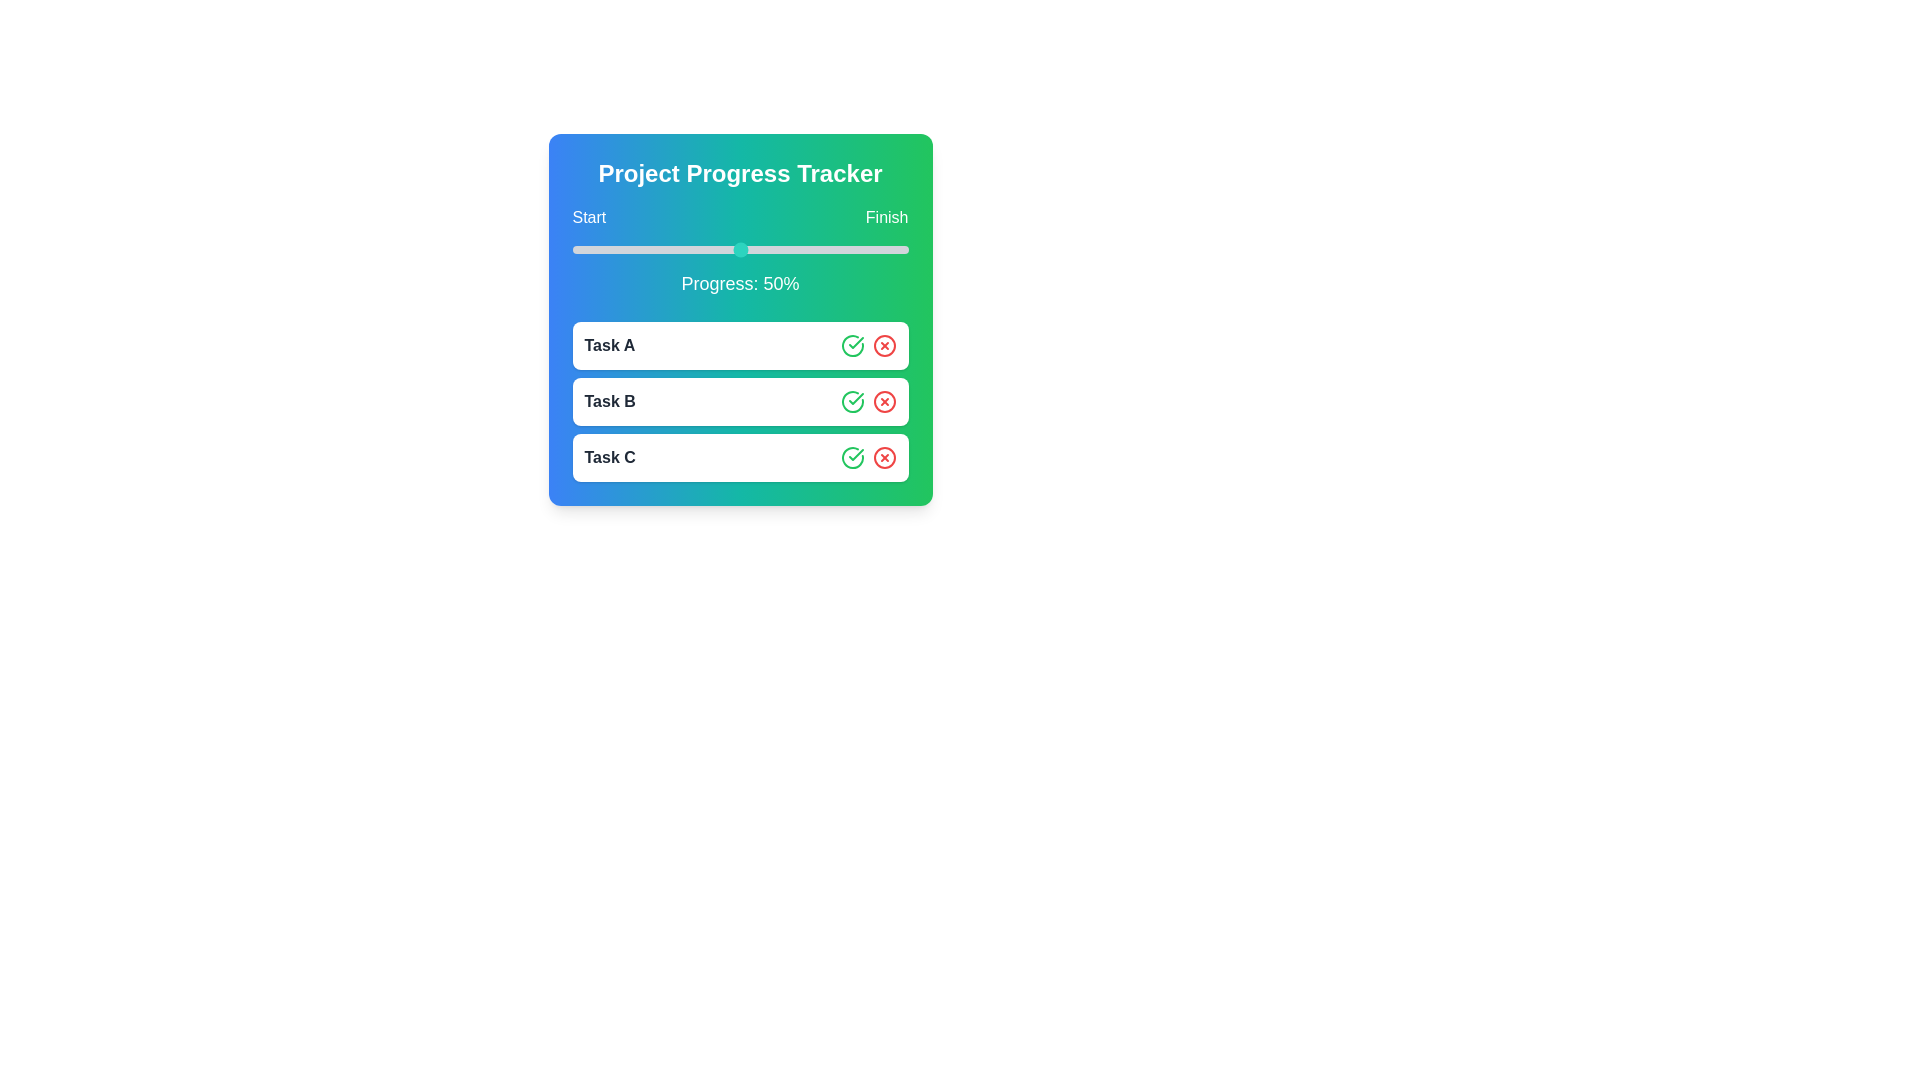  Describe the element at coordinates (609, 458) in the screenshot. I see `the task name Task C to focus or select it` at that location.